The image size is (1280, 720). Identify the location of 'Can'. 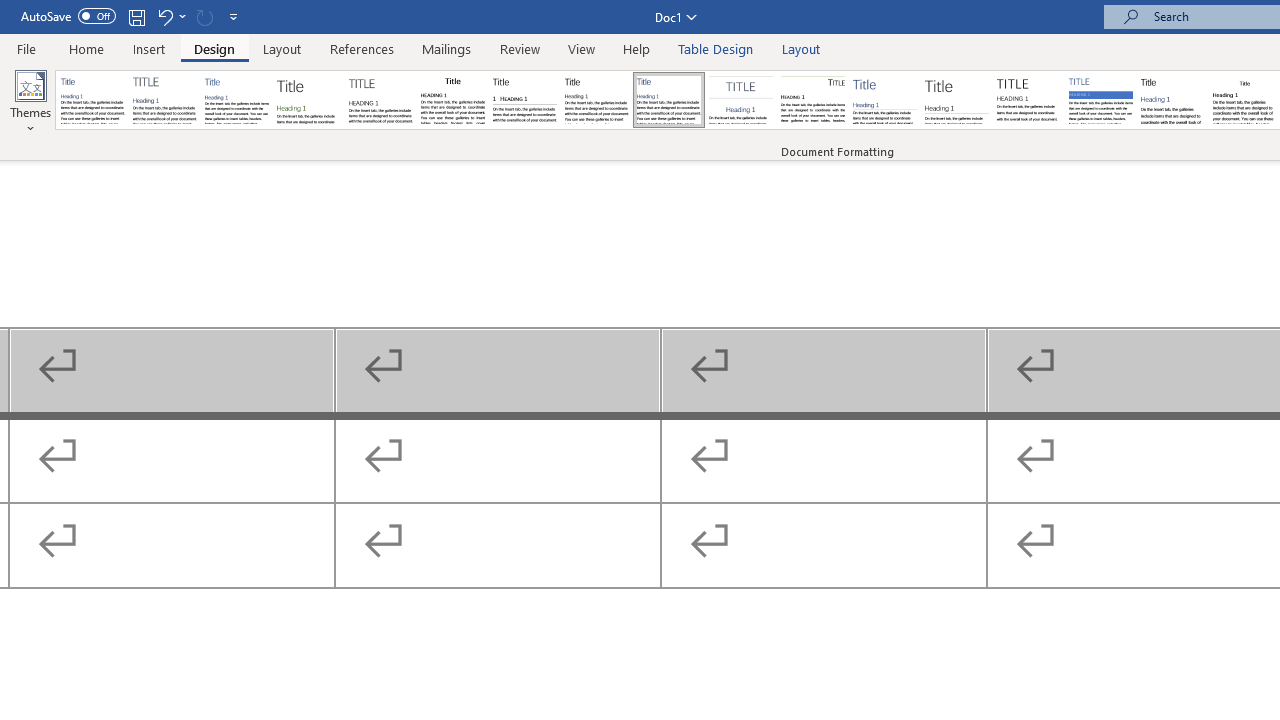
(204, 16).